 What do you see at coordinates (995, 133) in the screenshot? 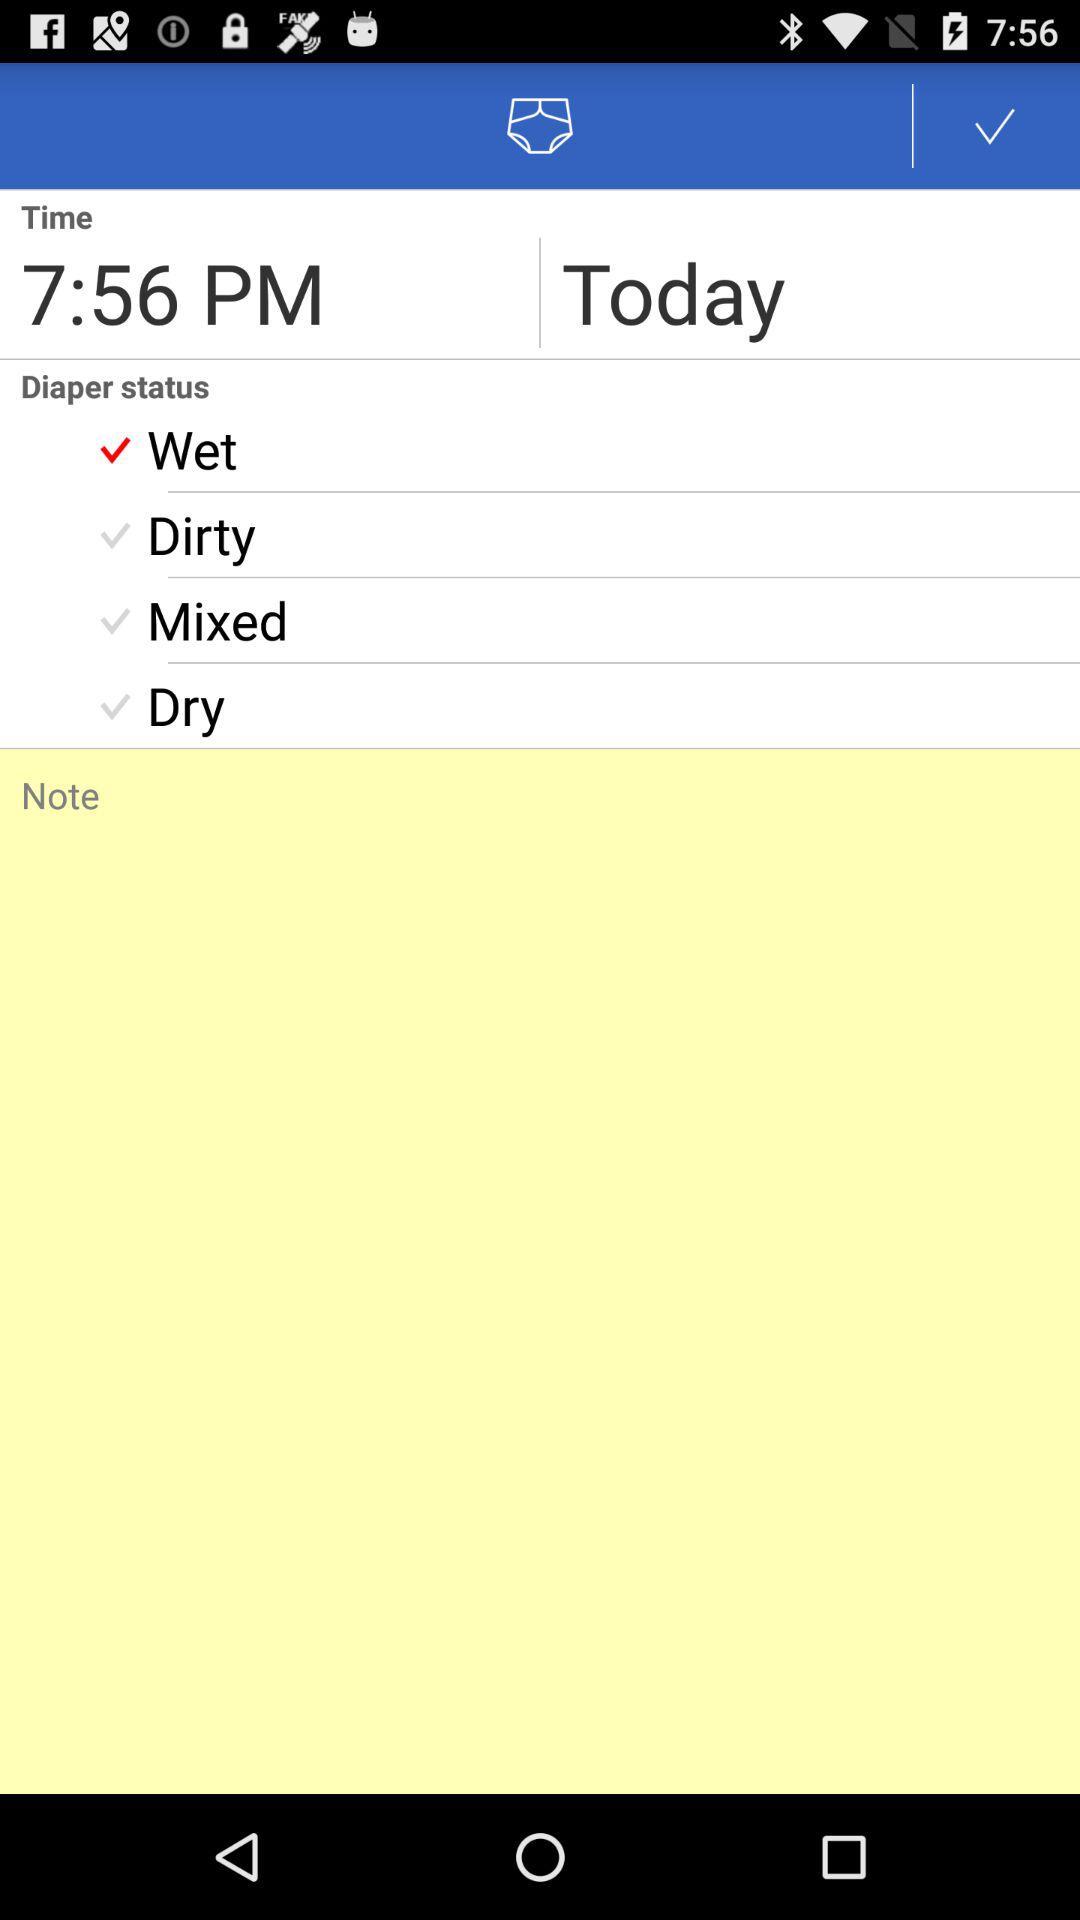
I see `the check icon` at bounding box center [995, 133].